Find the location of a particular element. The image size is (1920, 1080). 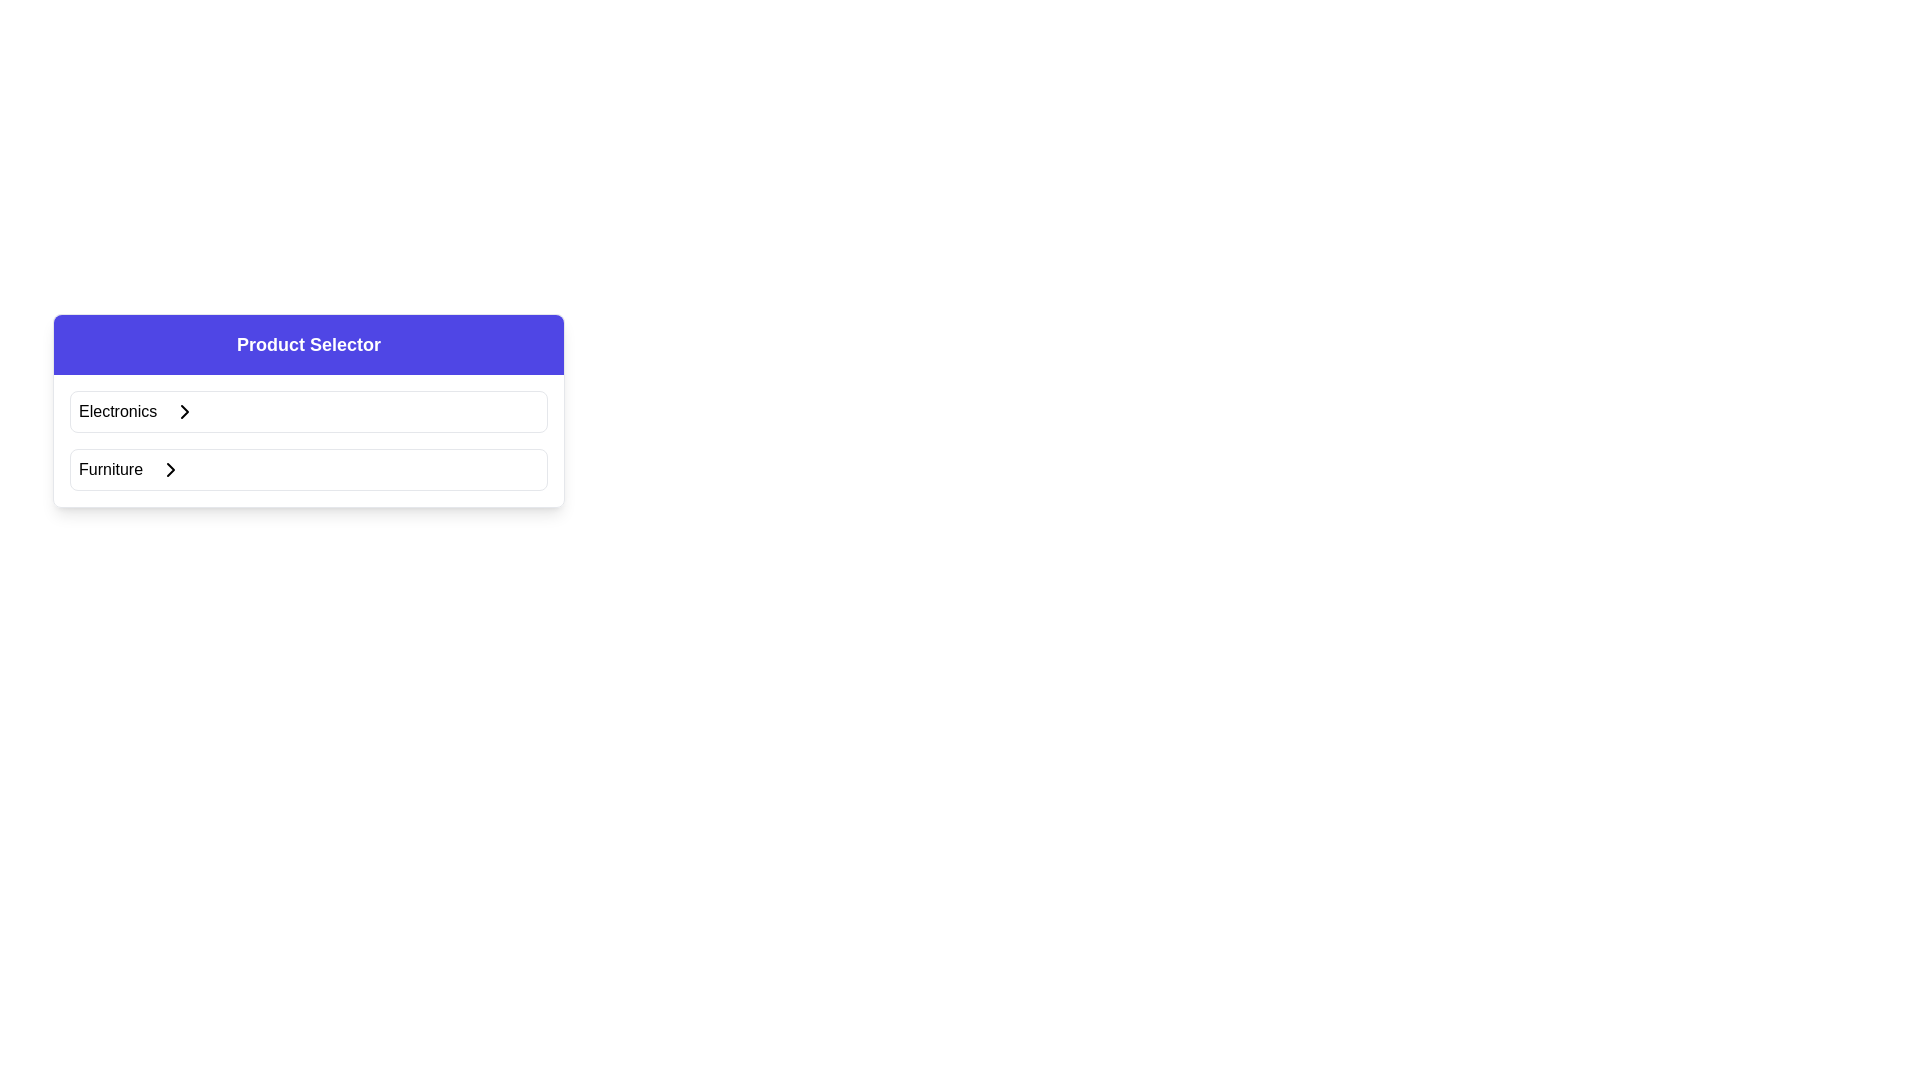

the chevron icon following the text 'Furniture' in the second row of the selection interface is located at coordinates (171, 470).